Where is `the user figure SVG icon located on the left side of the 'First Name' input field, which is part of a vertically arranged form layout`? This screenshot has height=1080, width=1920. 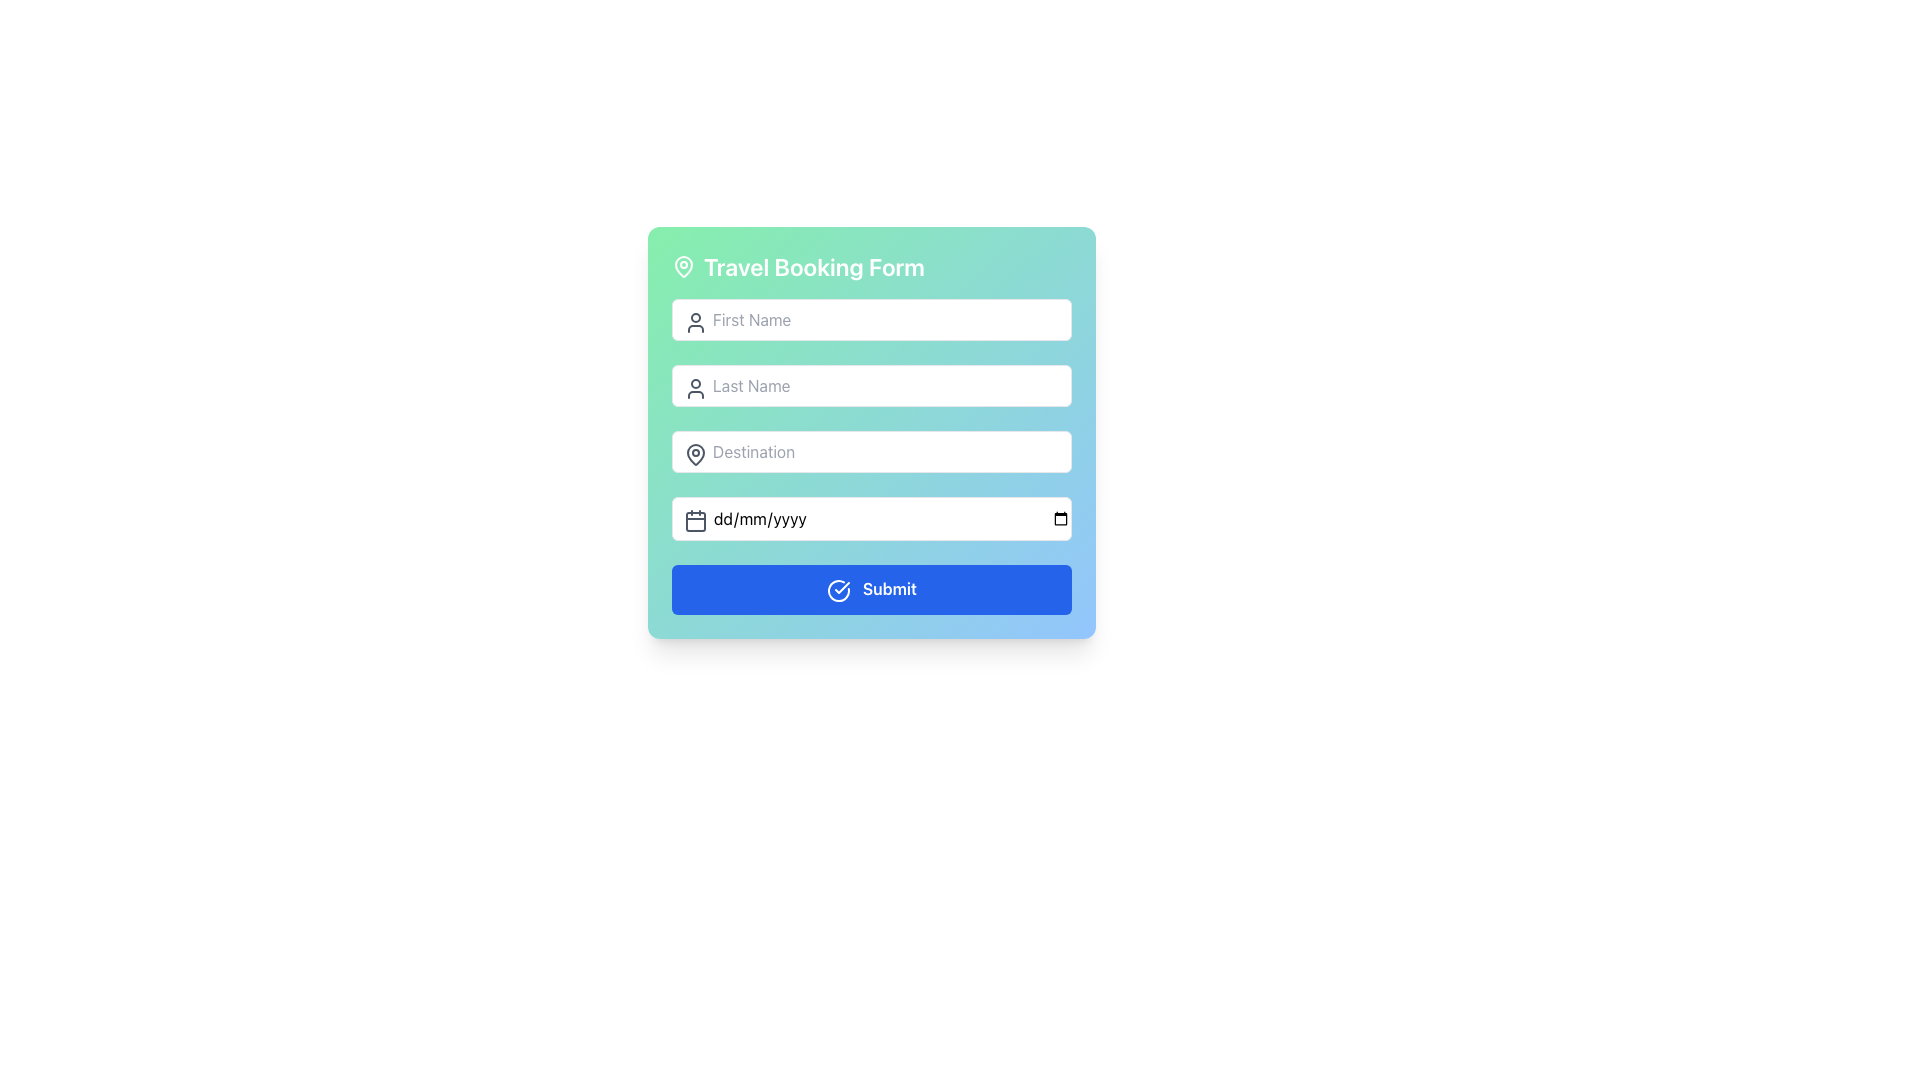
the user figure SVG icon located on the left side of the 'First Name' input field, which is part of a vertically arranged form layout is located at coordinates (696, 322).